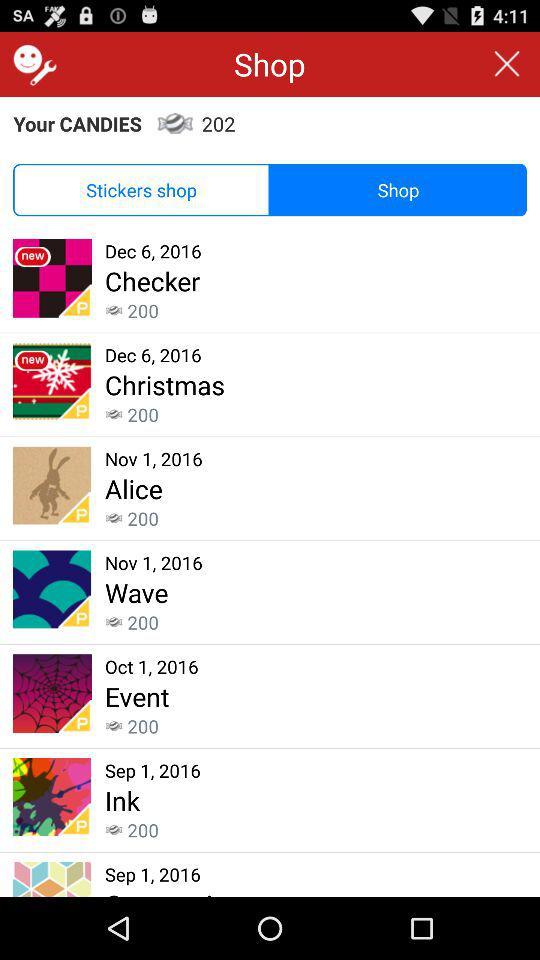 Image resolution: width=540 pixels, height=960 pixels. Describe the element at coordinates (122, 800) in the screenshot. I see `ink icon` at that location.